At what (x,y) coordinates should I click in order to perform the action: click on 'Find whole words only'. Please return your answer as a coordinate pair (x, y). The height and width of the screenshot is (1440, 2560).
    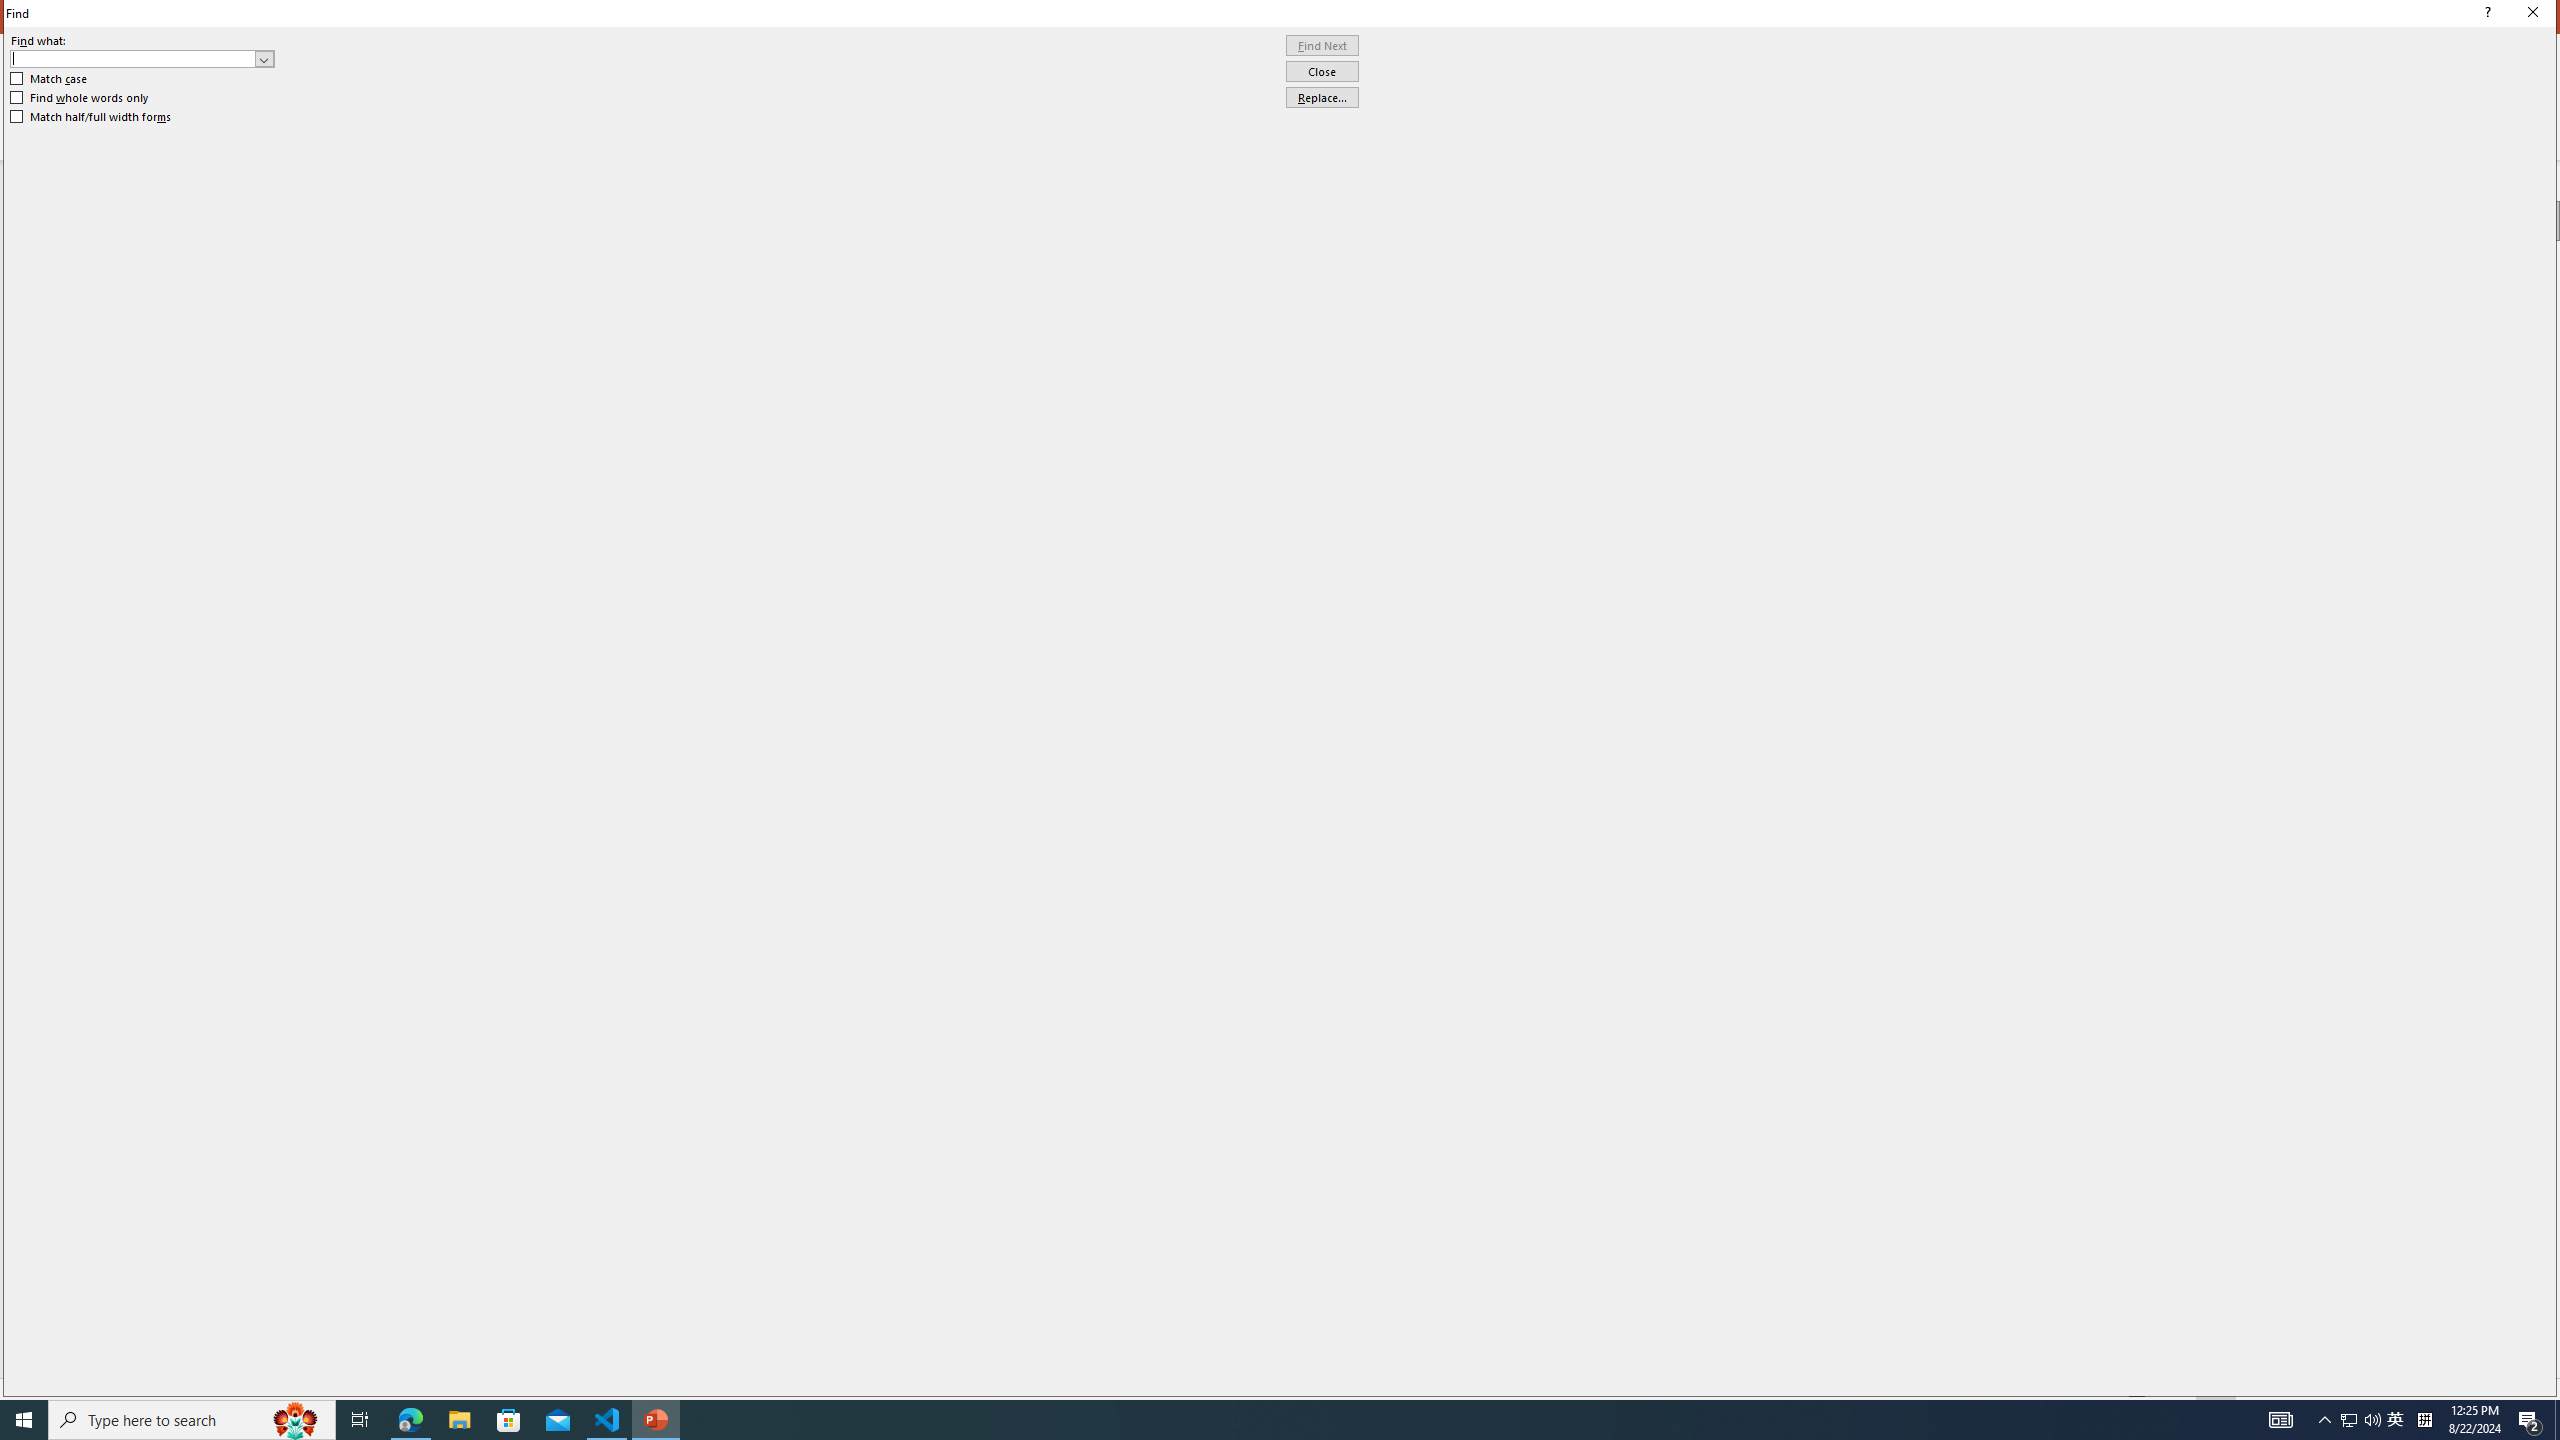
    Looking at the image, I should click on (80, 96).